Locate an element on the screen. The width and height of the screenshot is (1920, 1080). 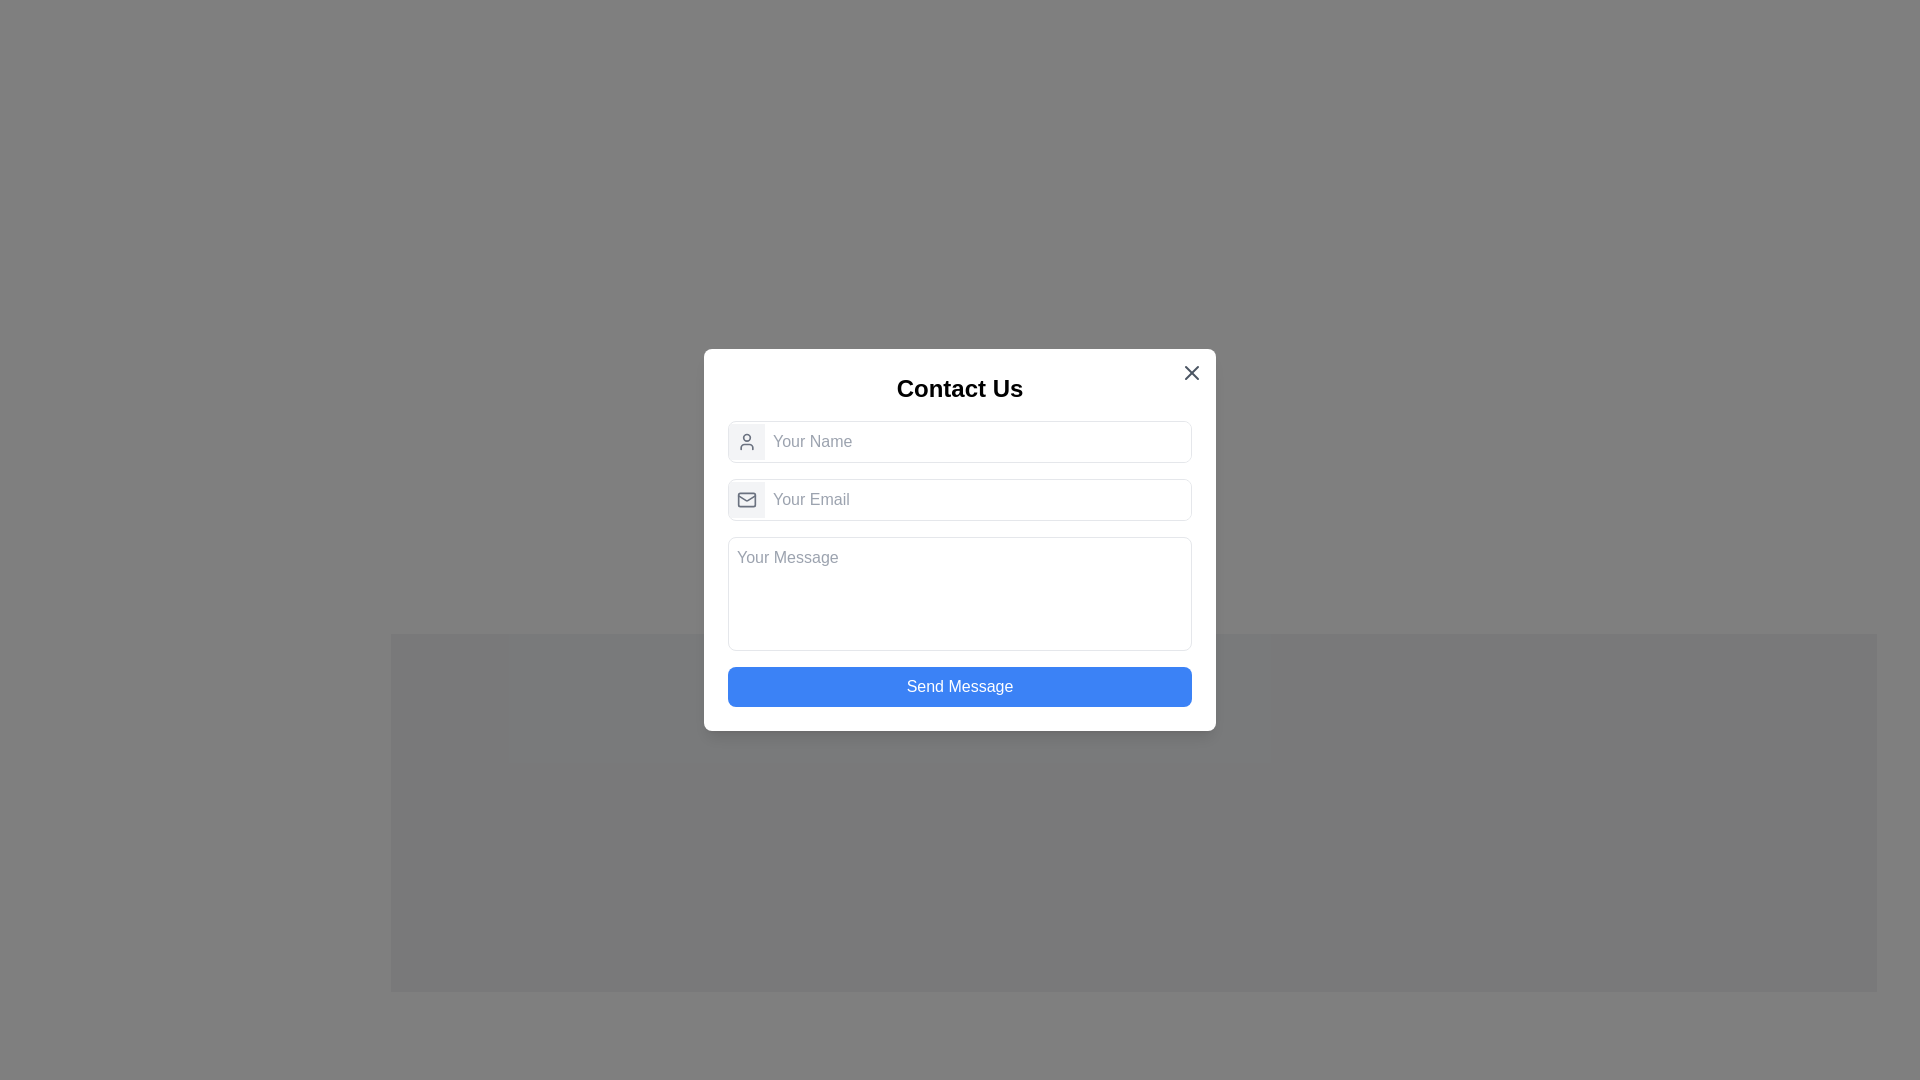
the icon located at the leftmost section of the email input field to focus on the email field it represents is located at coordinates (746, 499).